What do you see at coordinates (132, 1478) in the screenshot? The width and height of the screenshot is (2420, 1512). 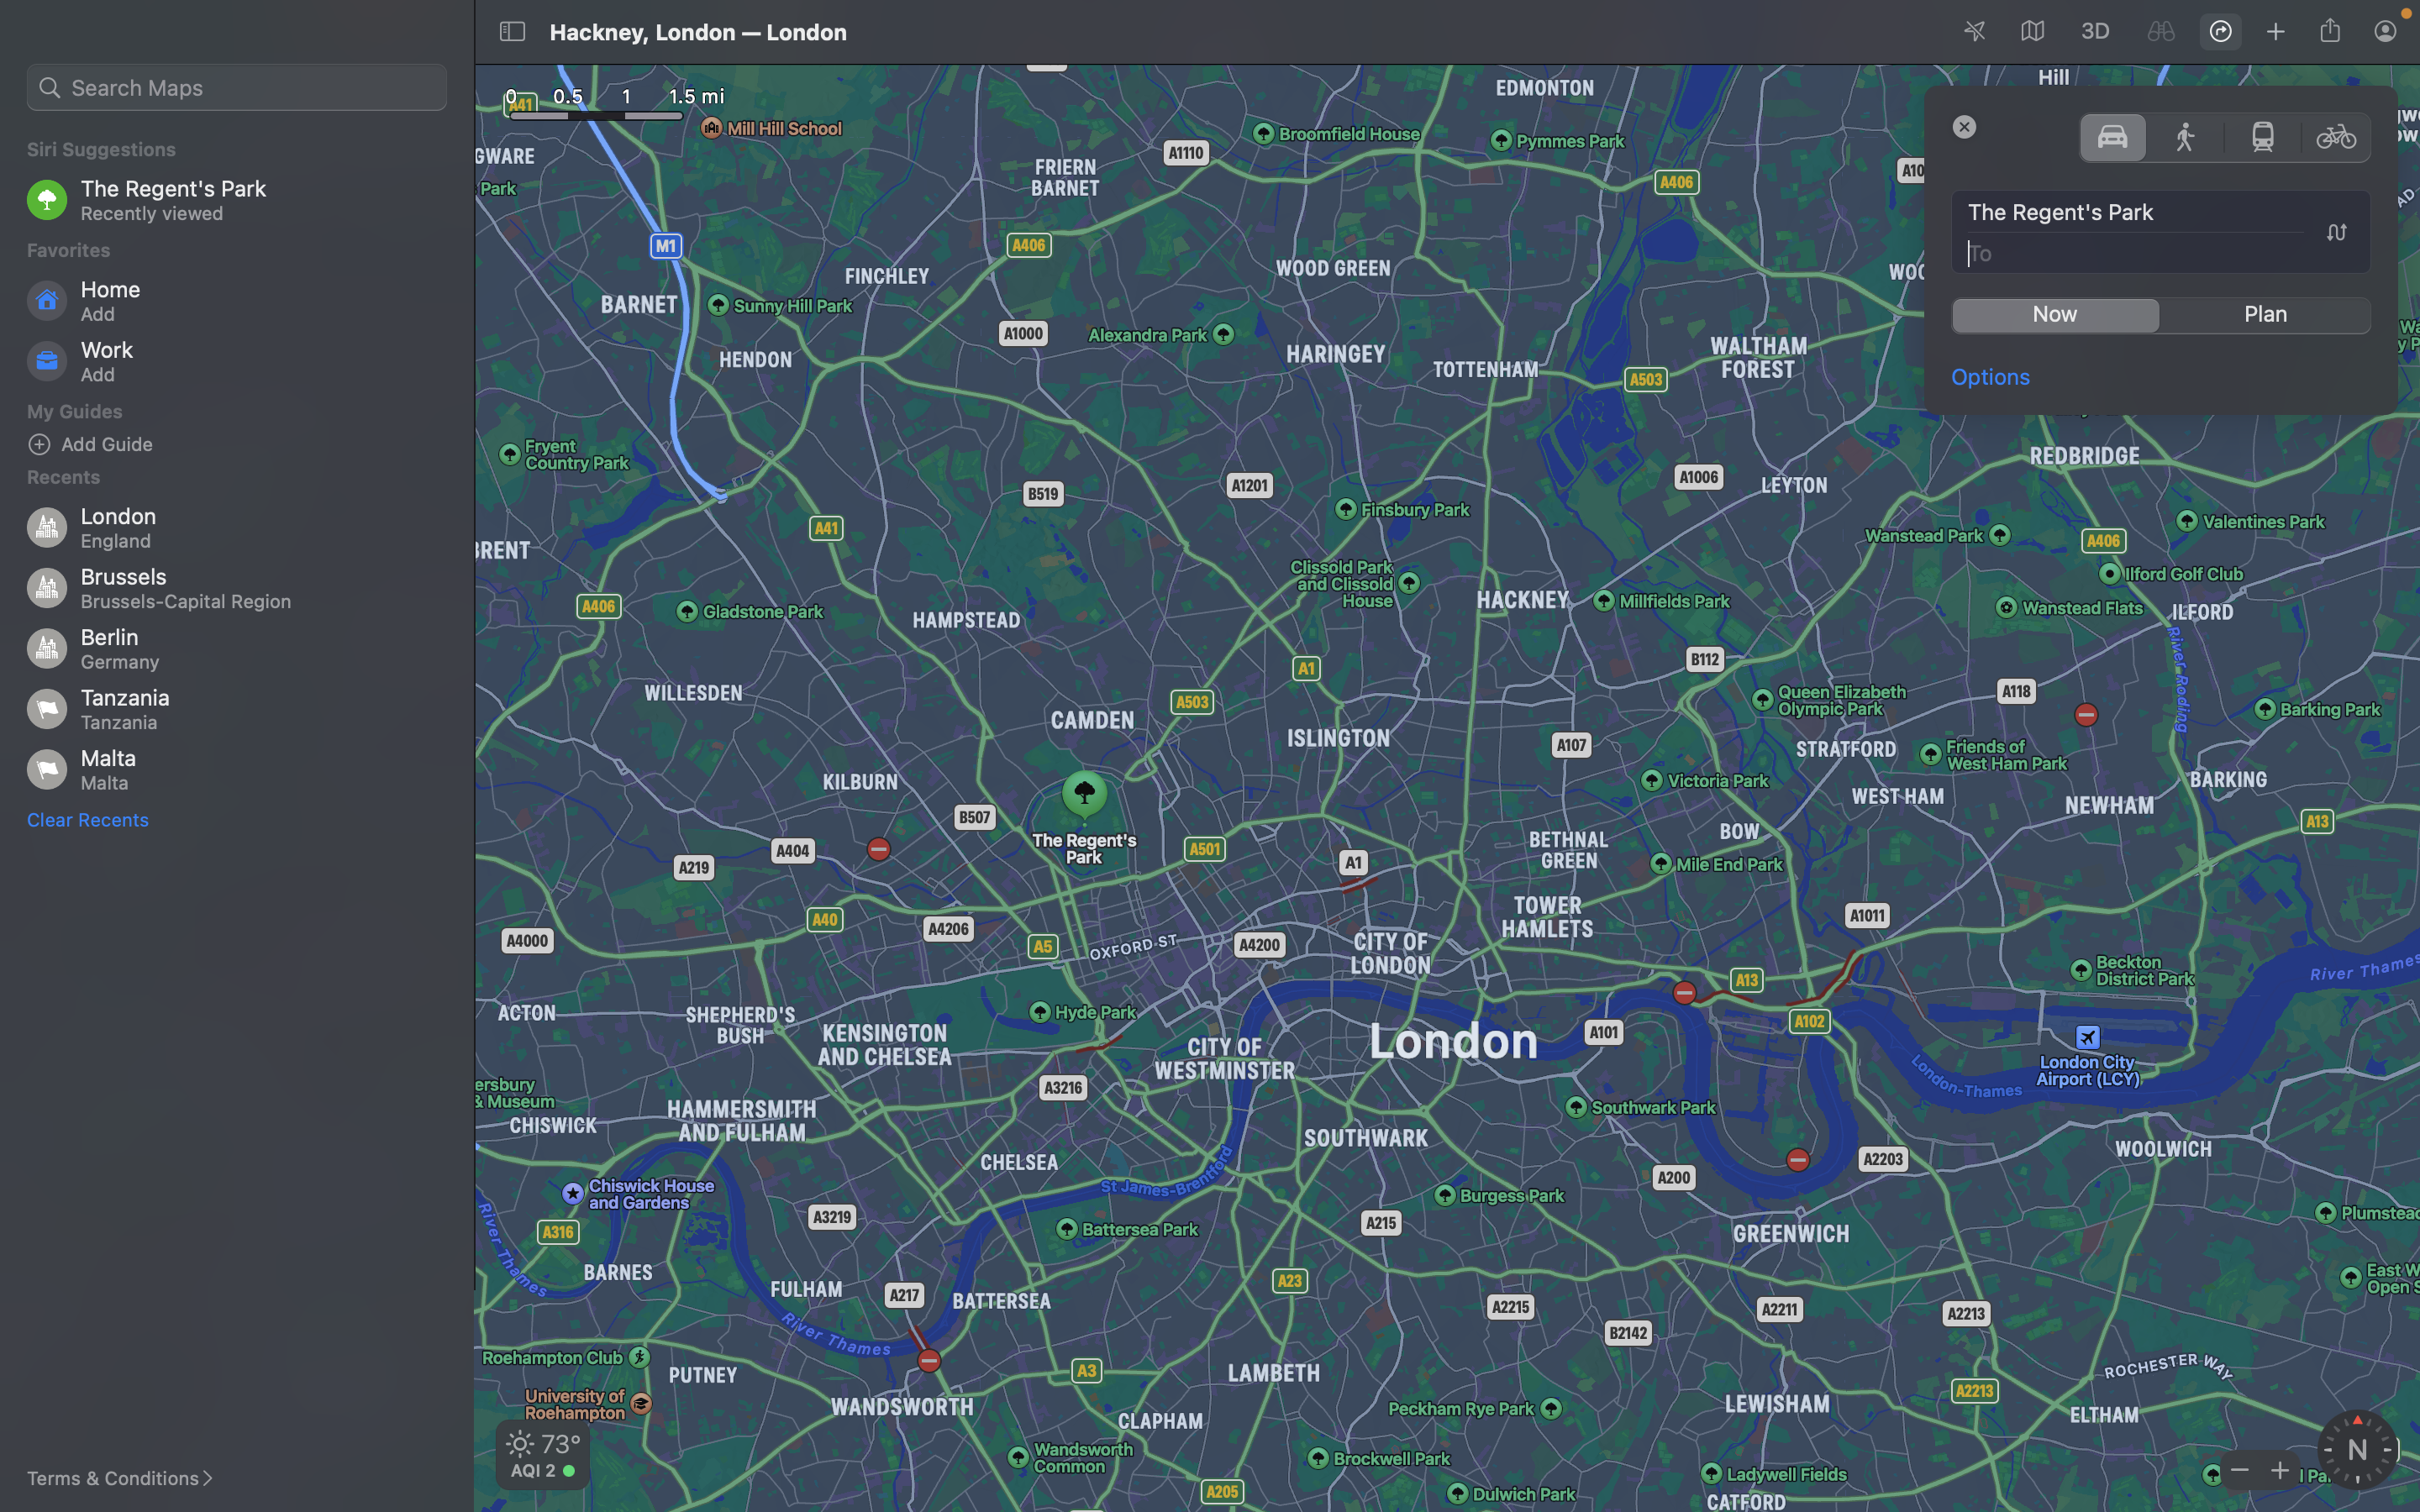 I see `and click on the link labelled "terms & conditions" to inspect them` at bounding box center [132, 1478].